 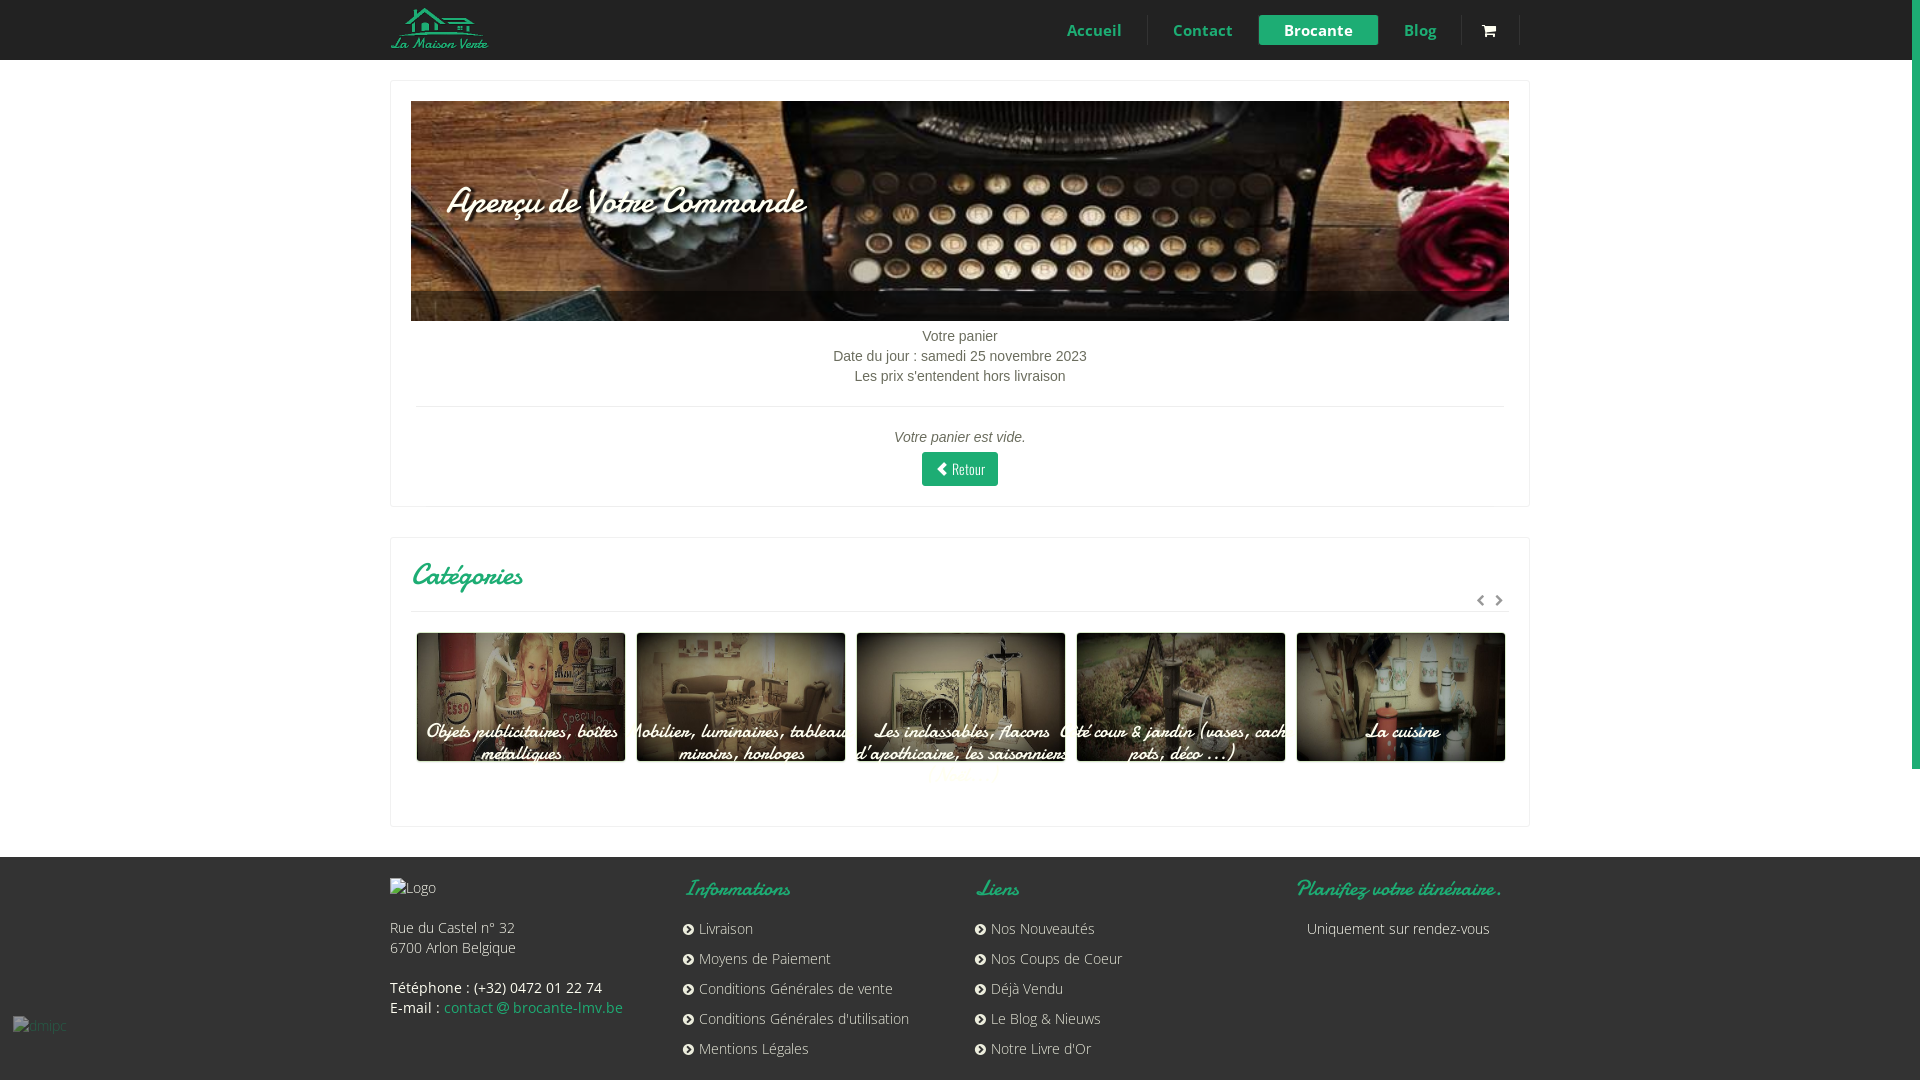 What do you see at coordinates (1093, 30) in the screenshot?
I see `'Accueil'` at bounding box center [1093, 30].